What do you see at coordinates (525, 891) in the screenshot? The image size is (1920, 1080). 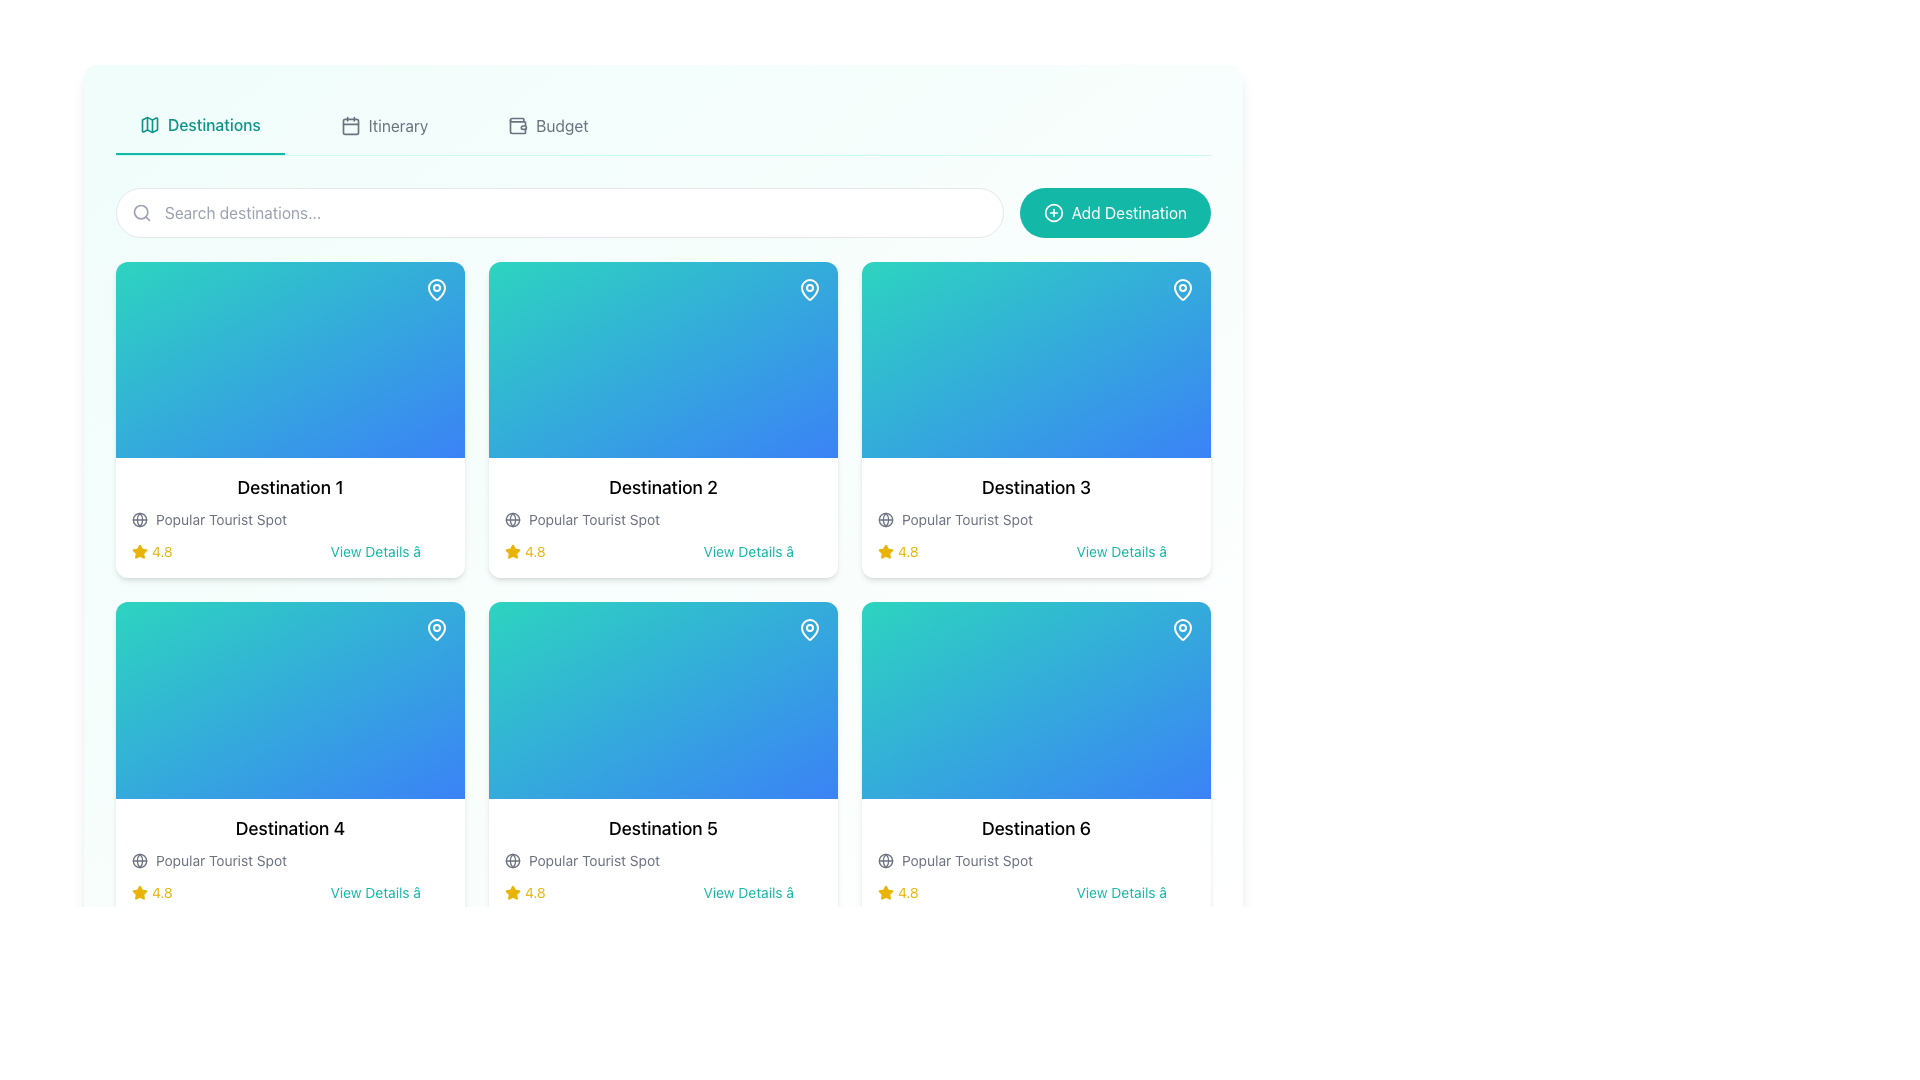 I see `numerical rating displayed in the text label for 'Destination 5', located at the bottom-left of its card, next to the star icon` at bounding box center [525, 891].